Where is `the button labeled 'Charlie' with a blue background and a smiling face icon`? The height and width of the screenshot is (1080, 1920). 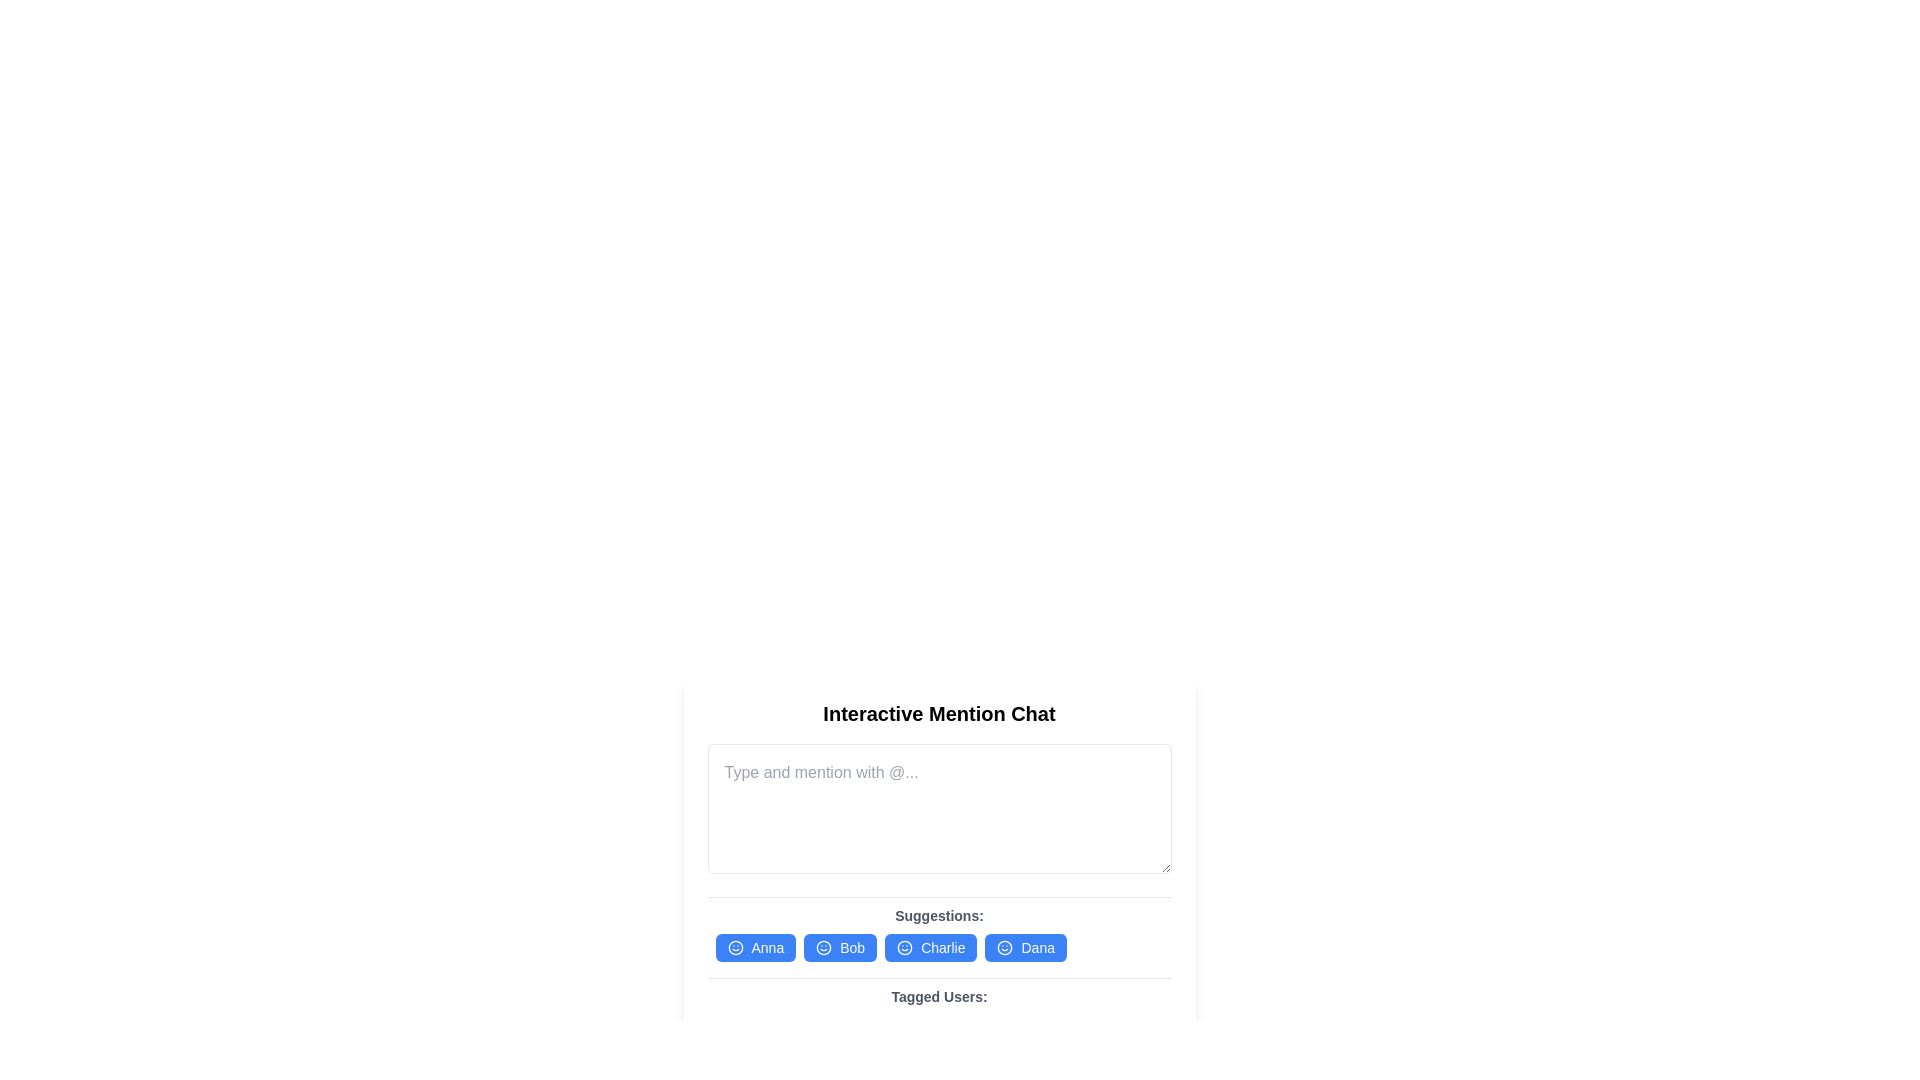
the button labeled 'Charlie' with a blue background and a smiling face icon is located at coordinates (930, 947).